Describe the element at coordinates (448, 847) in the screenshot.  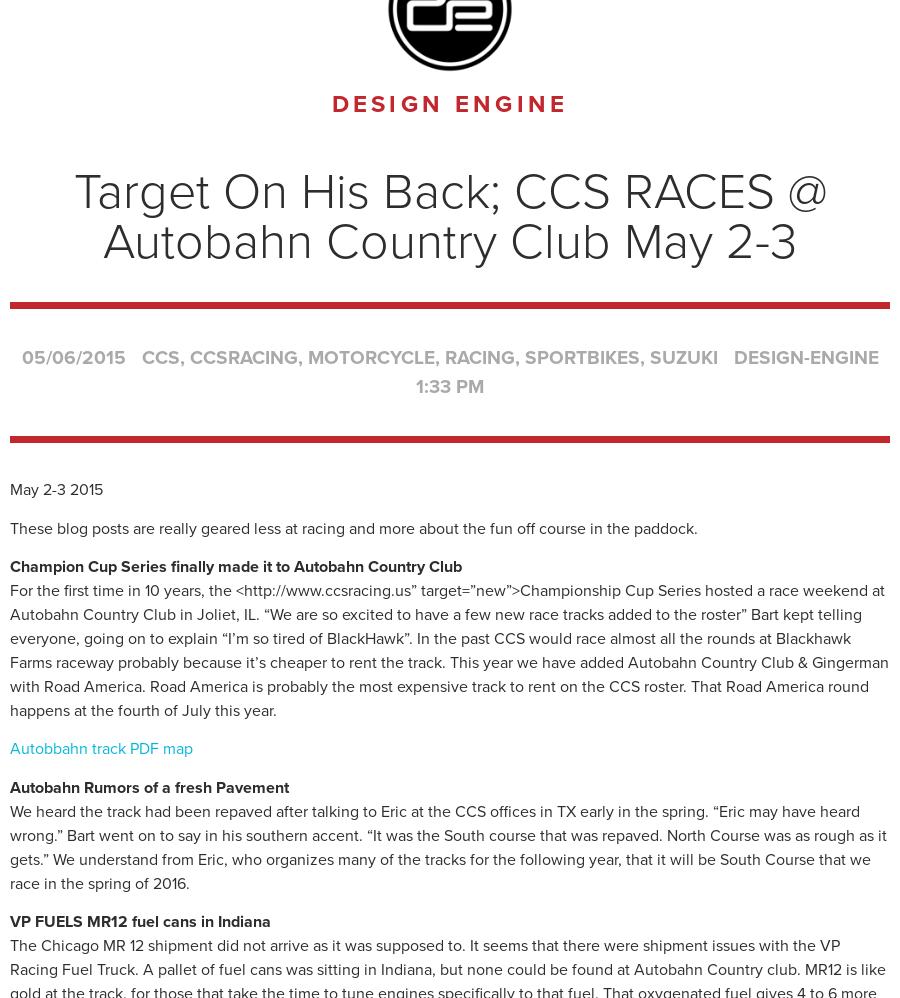
I see `'We heard the track had been repaved after talking to Eric at the CCS offices in TX early in the spring. “Eric may have heard wrong.” Bart went on to say in his southern accent. “It was the South course that was repaved. North Course was as rough as it gets.” We understand from Eric, who organizes many of the tracks for the following year, that it will be South Course that we race in the spring of 2016.'` at that location.